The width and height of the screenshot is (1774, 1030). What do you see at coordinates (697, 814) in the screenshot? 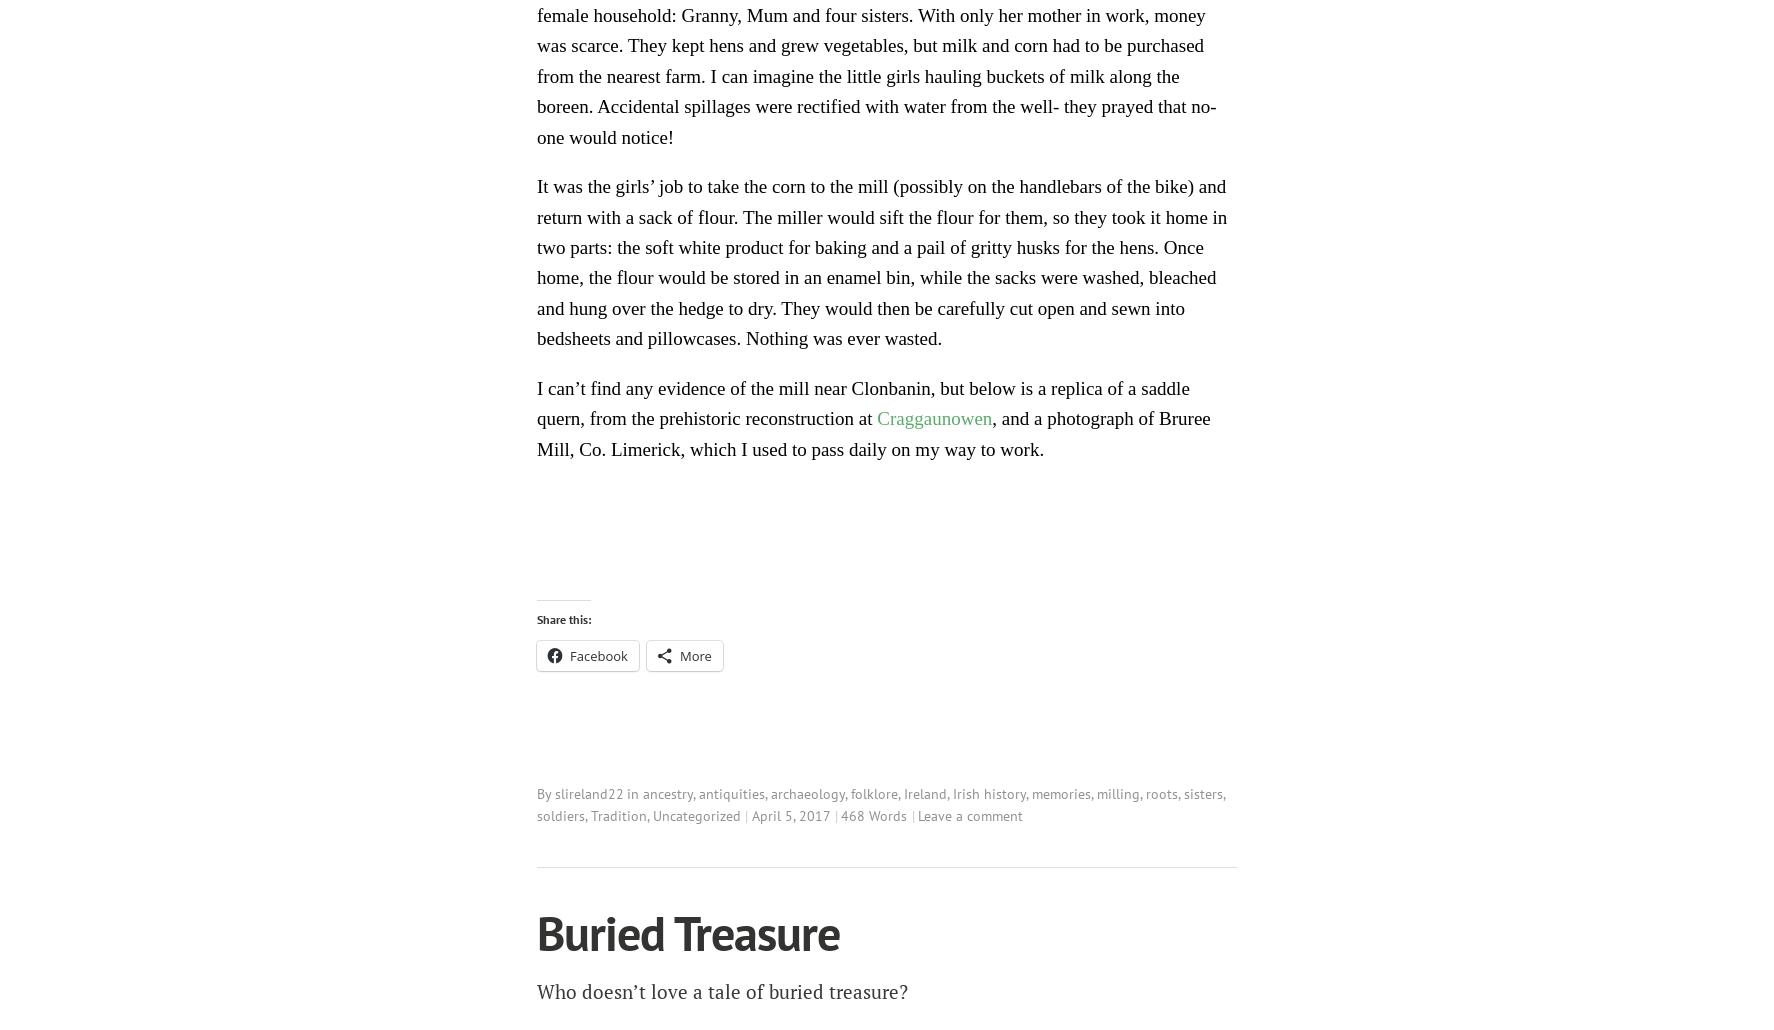
I see `'Uncategorized'` at bounding box center [697, 814].